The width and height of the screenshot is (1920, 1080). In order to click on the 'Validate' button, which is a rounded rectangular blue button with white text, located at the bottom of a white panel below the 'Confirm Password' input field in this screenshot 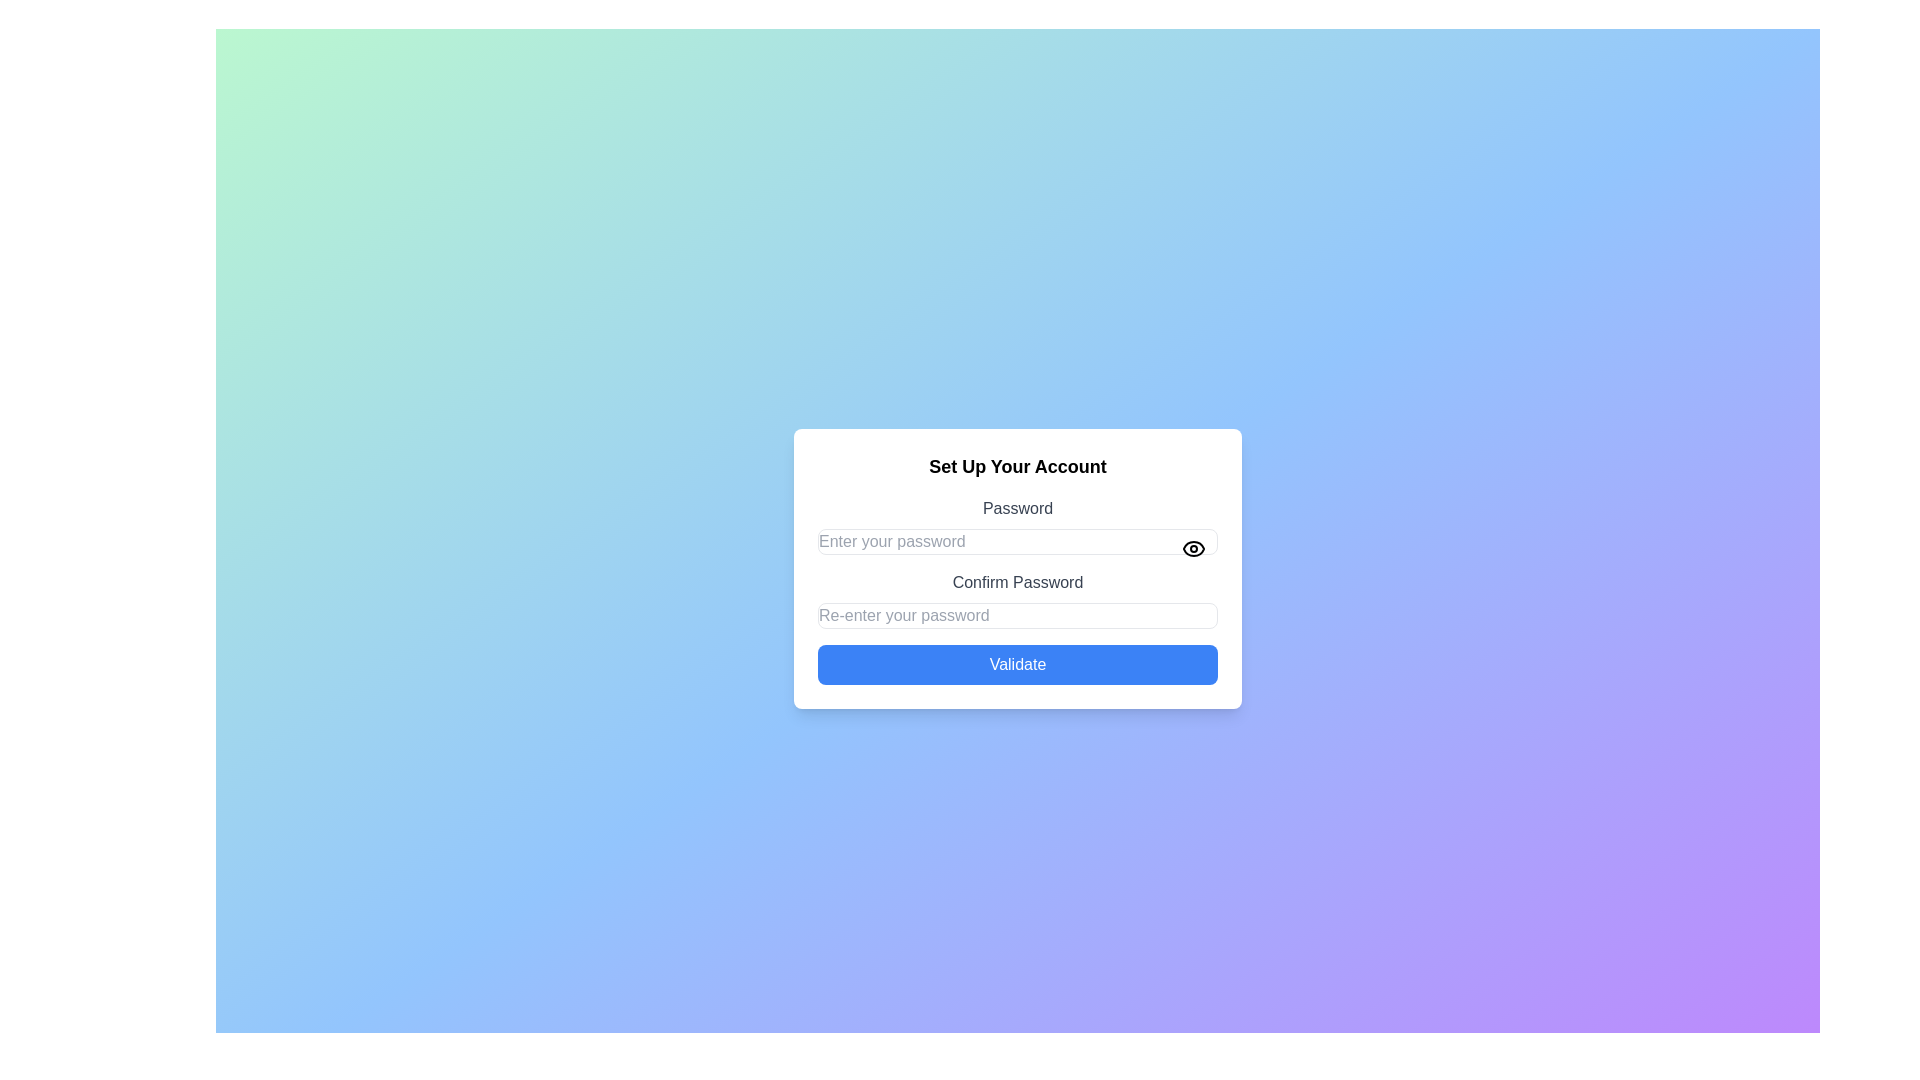, I will do `click(1017, 664)`.